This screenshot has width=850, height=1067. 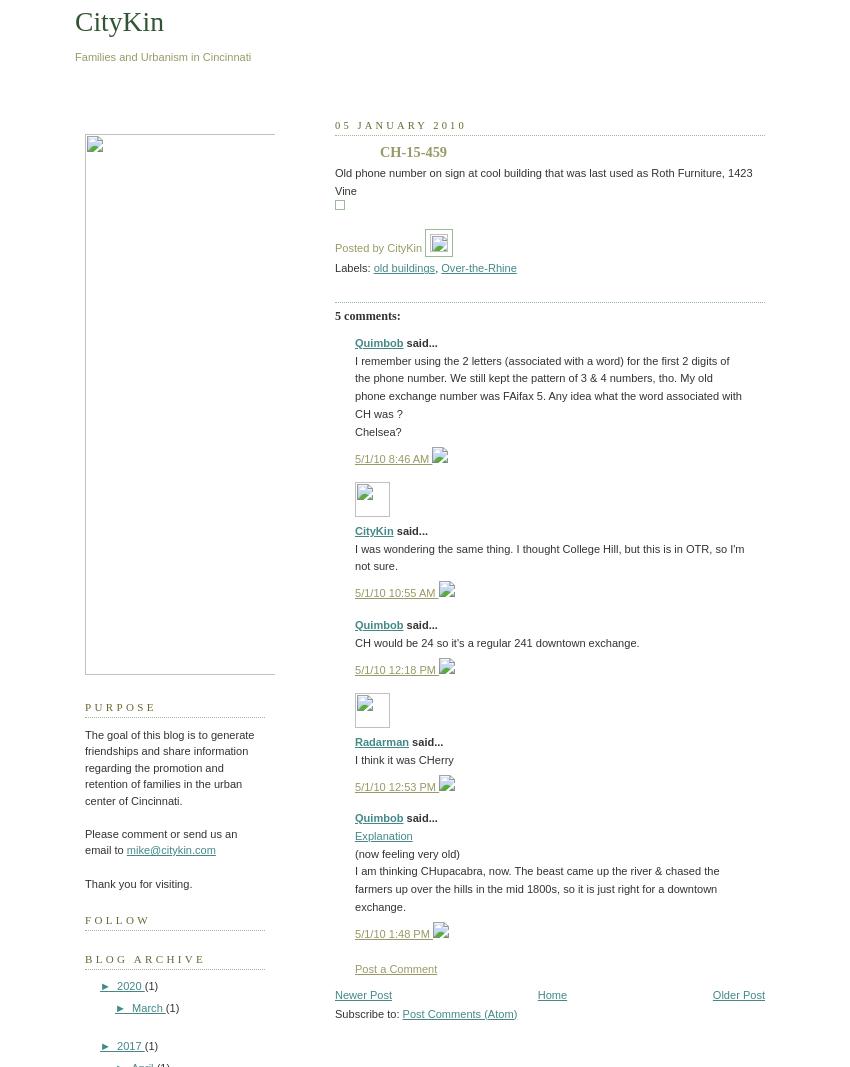 I want to click on '5/1/10 1:48 PM', so click(x=393, y=932).